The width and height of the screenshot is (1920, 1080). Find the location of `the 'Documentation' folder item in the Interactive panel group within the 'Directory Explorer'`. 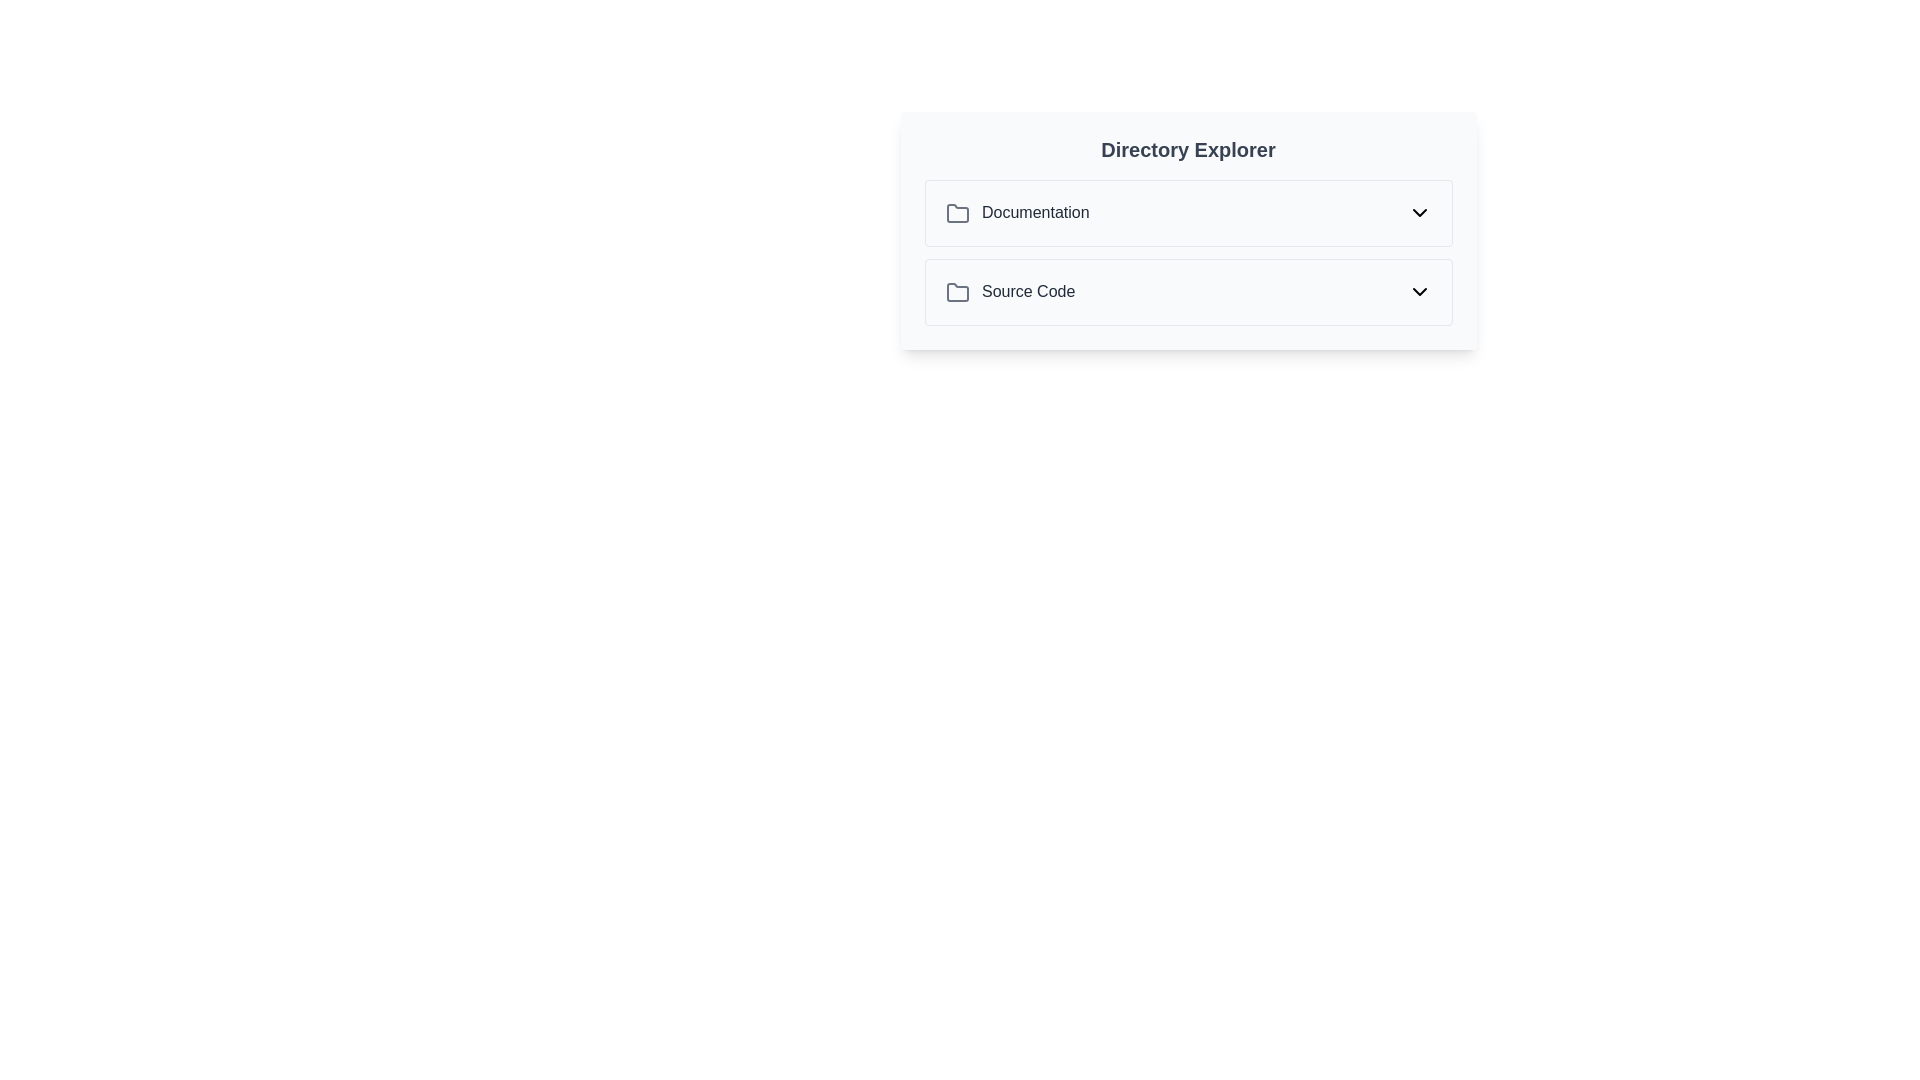

the 'Documentation' folder item in the Interactive panel group within the 'Directory Explorer' is located at coordinates (1188, 229).